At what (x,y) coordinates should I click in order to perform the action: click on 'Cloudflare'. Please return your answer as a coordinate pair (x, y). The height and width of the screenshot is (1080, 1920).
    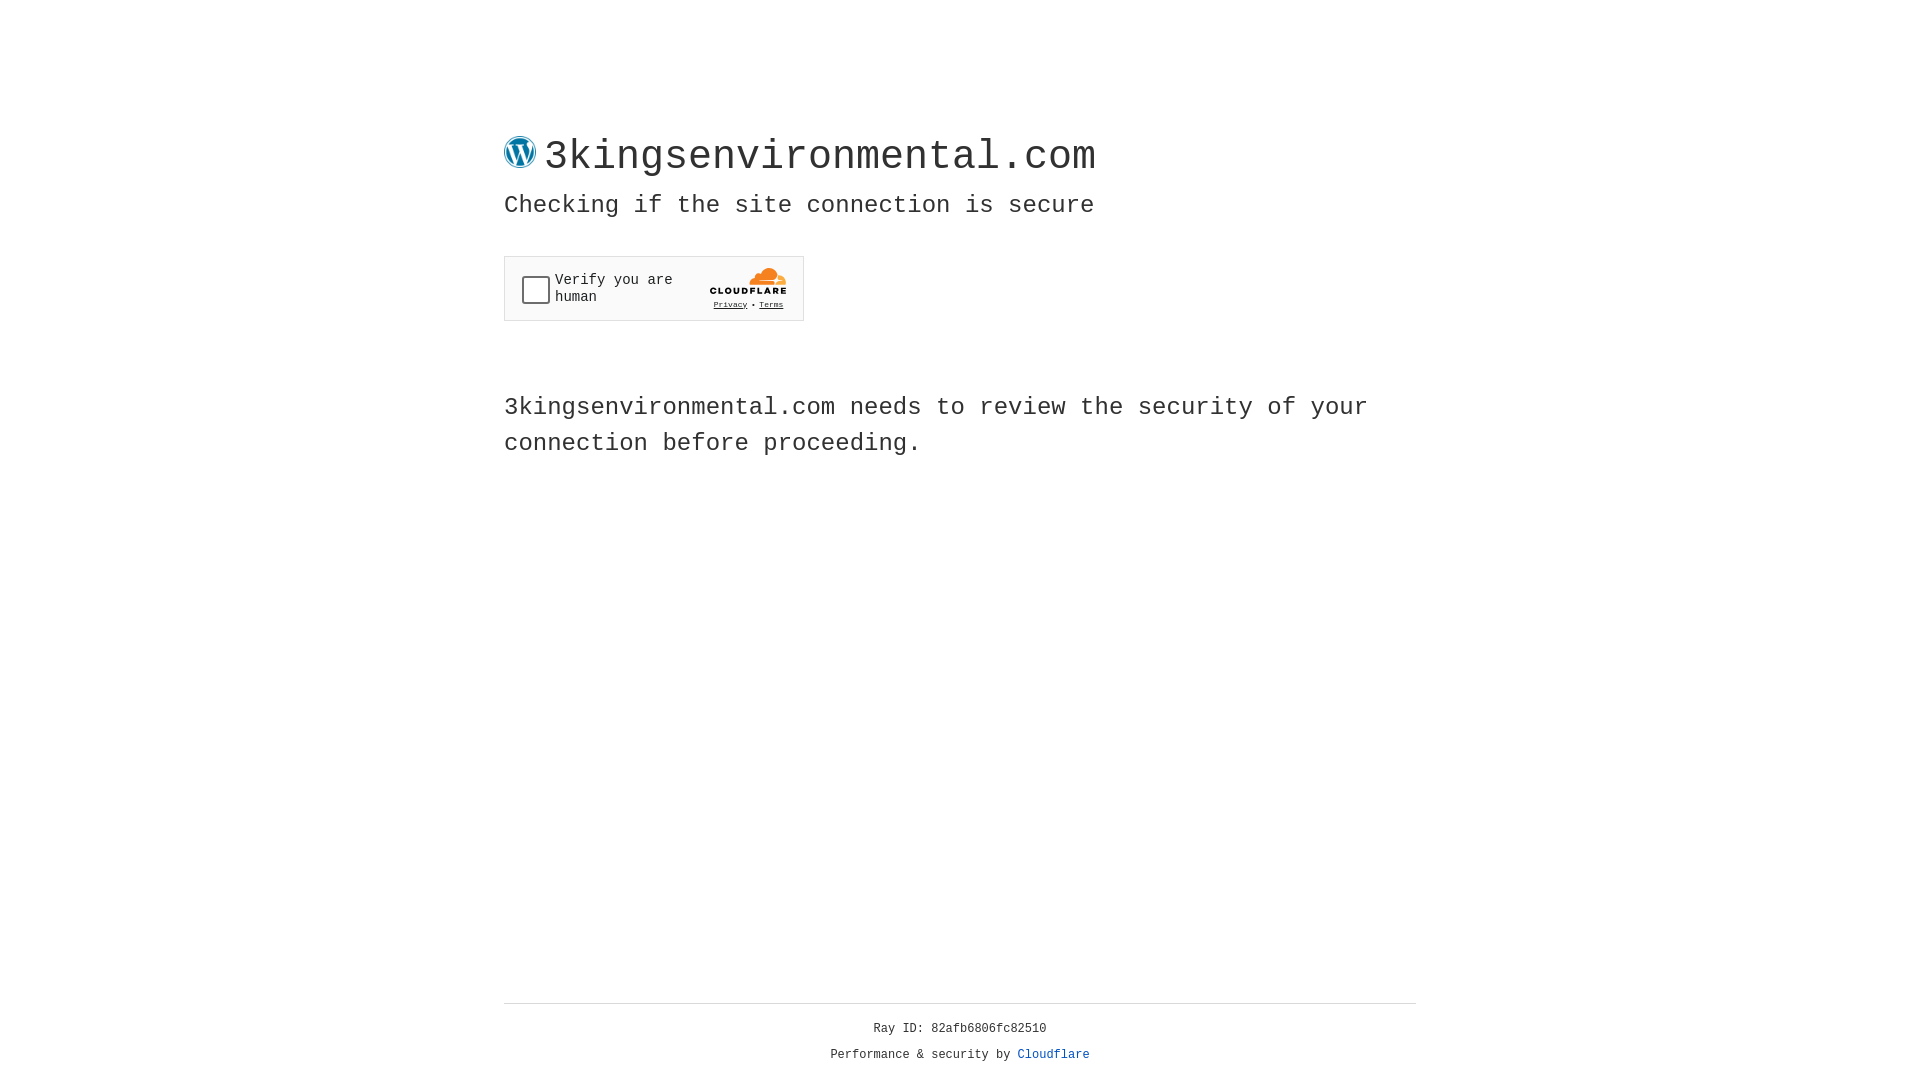
    Looking at the image, I should click on (1017, 1054).